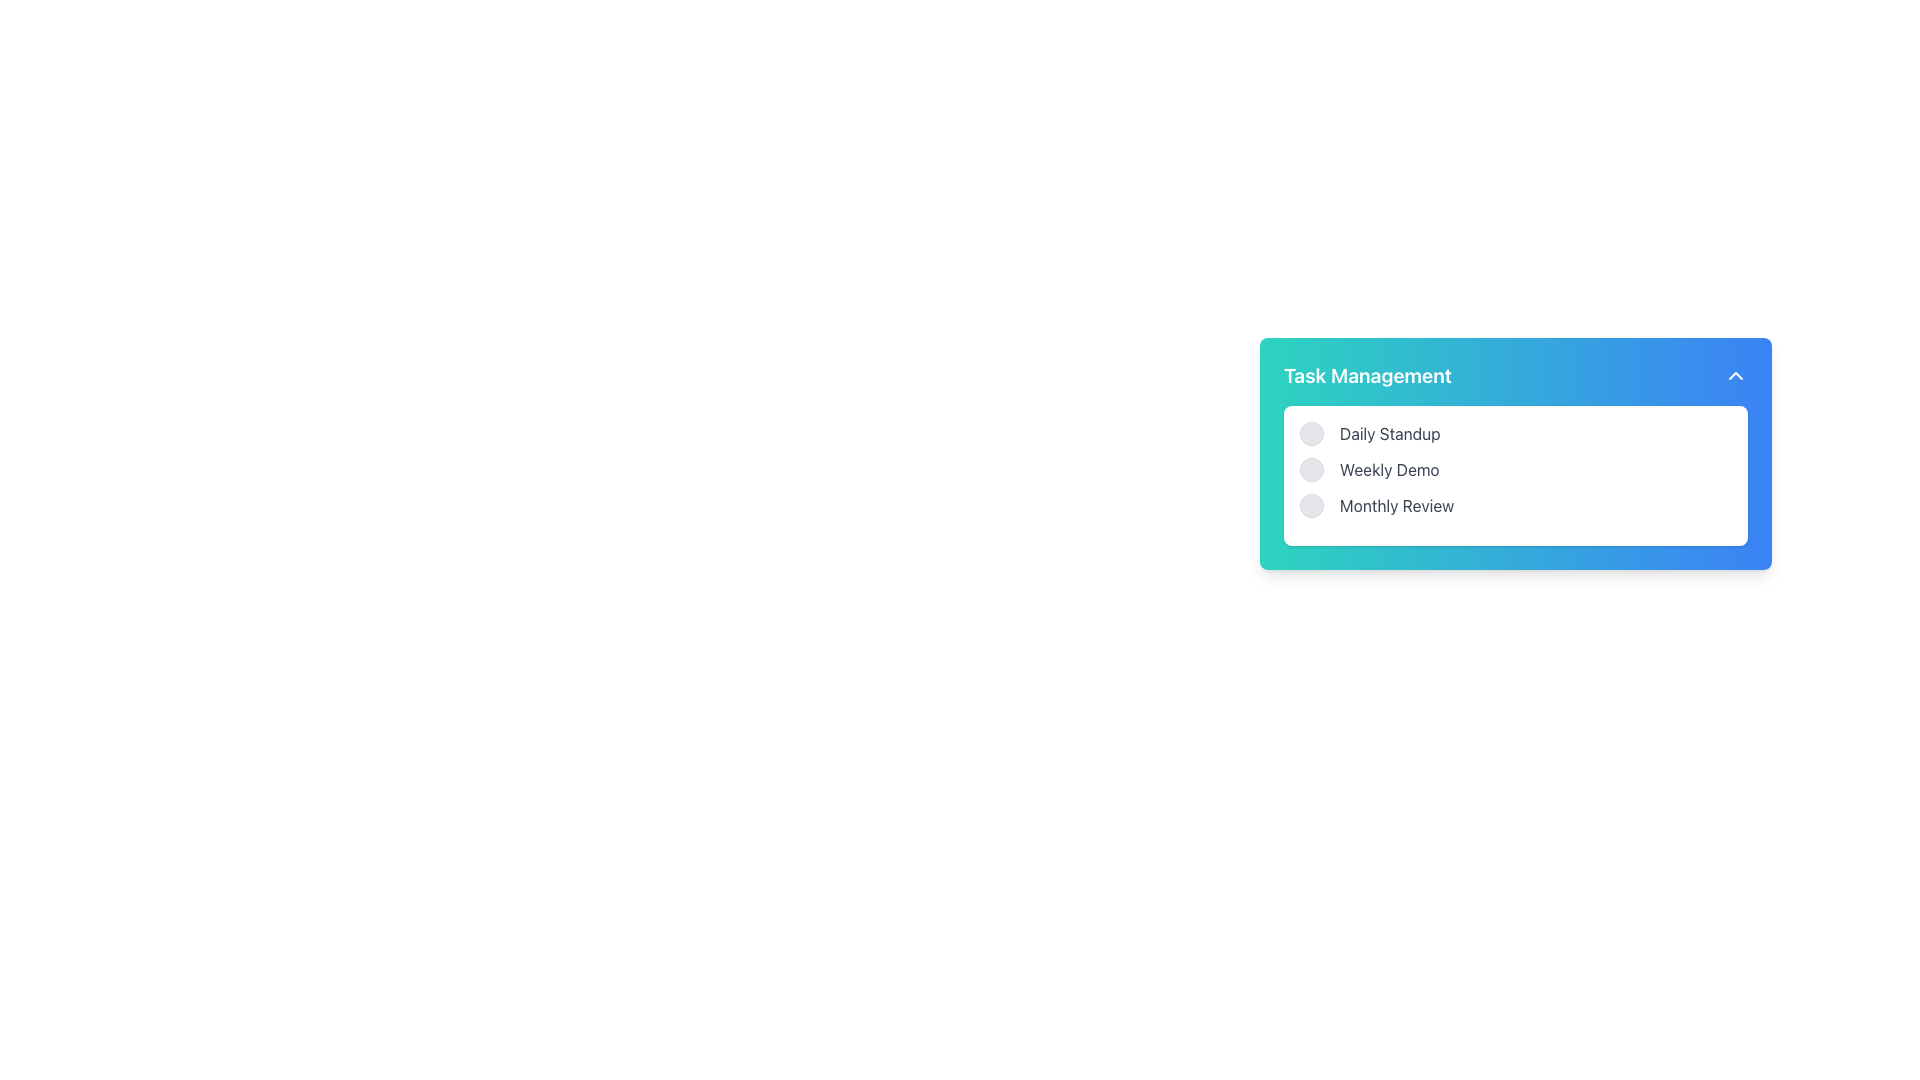  Describe the element at coordinates (1311, 433) in the screenshot. I see `the circular button located at the top of the 'Task Management' card` at that location.